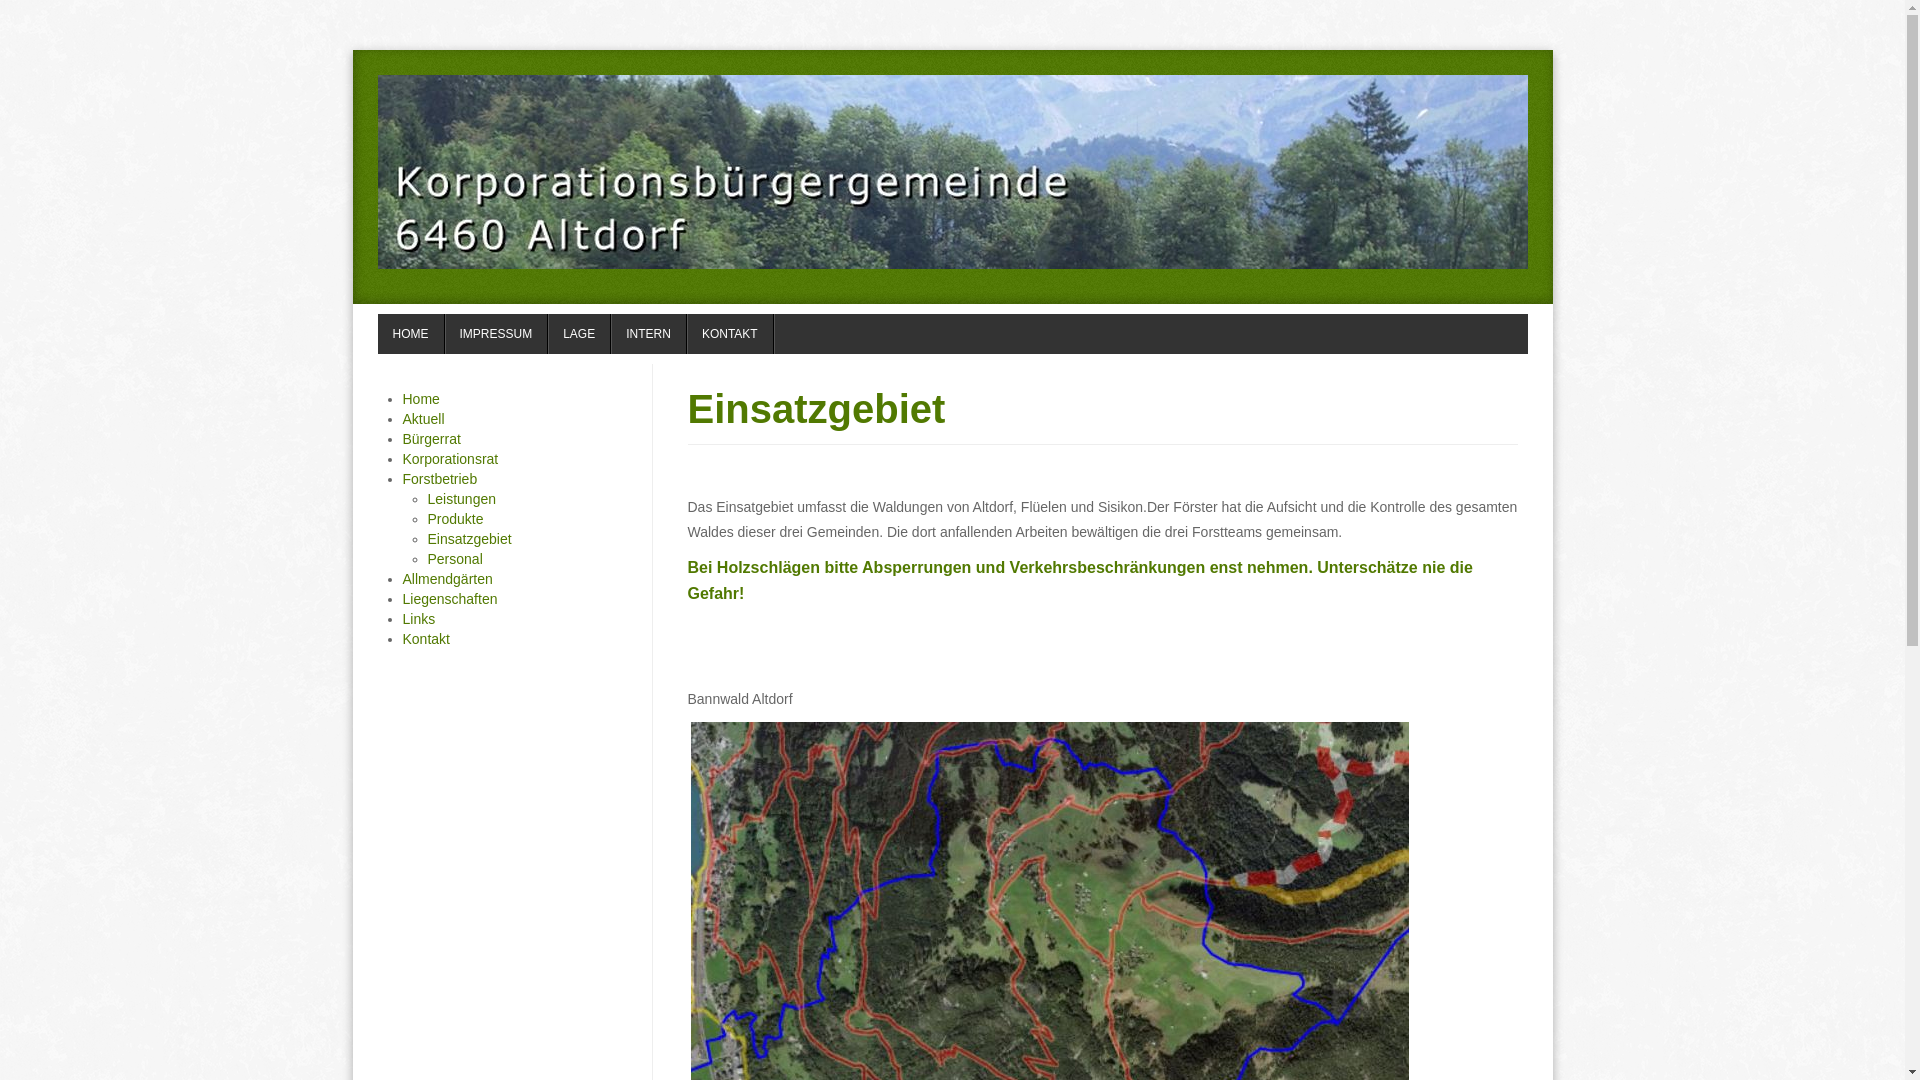 This screenshot has height=1080, width=1920. I want to click on 'Forstbetrieb', so click(438, 478).